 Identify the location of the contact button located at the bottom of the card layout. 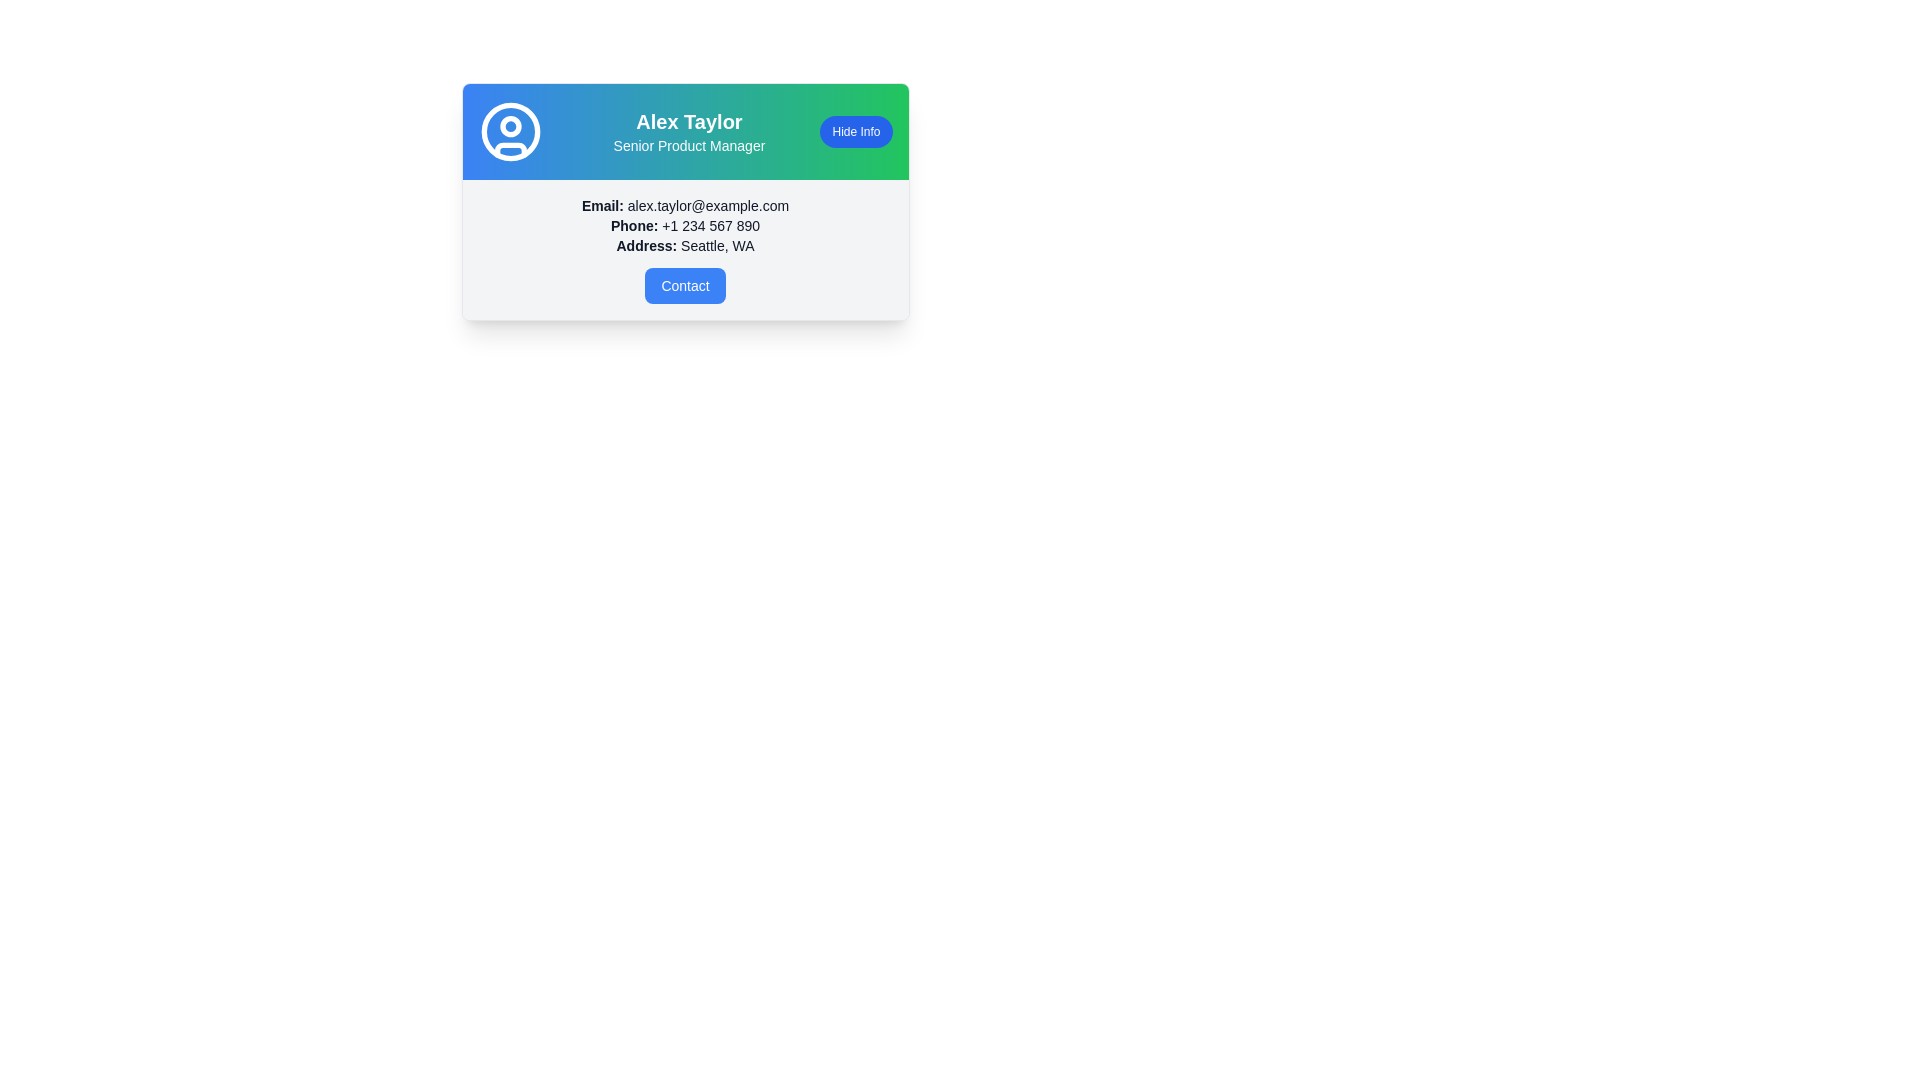
(685, 285).